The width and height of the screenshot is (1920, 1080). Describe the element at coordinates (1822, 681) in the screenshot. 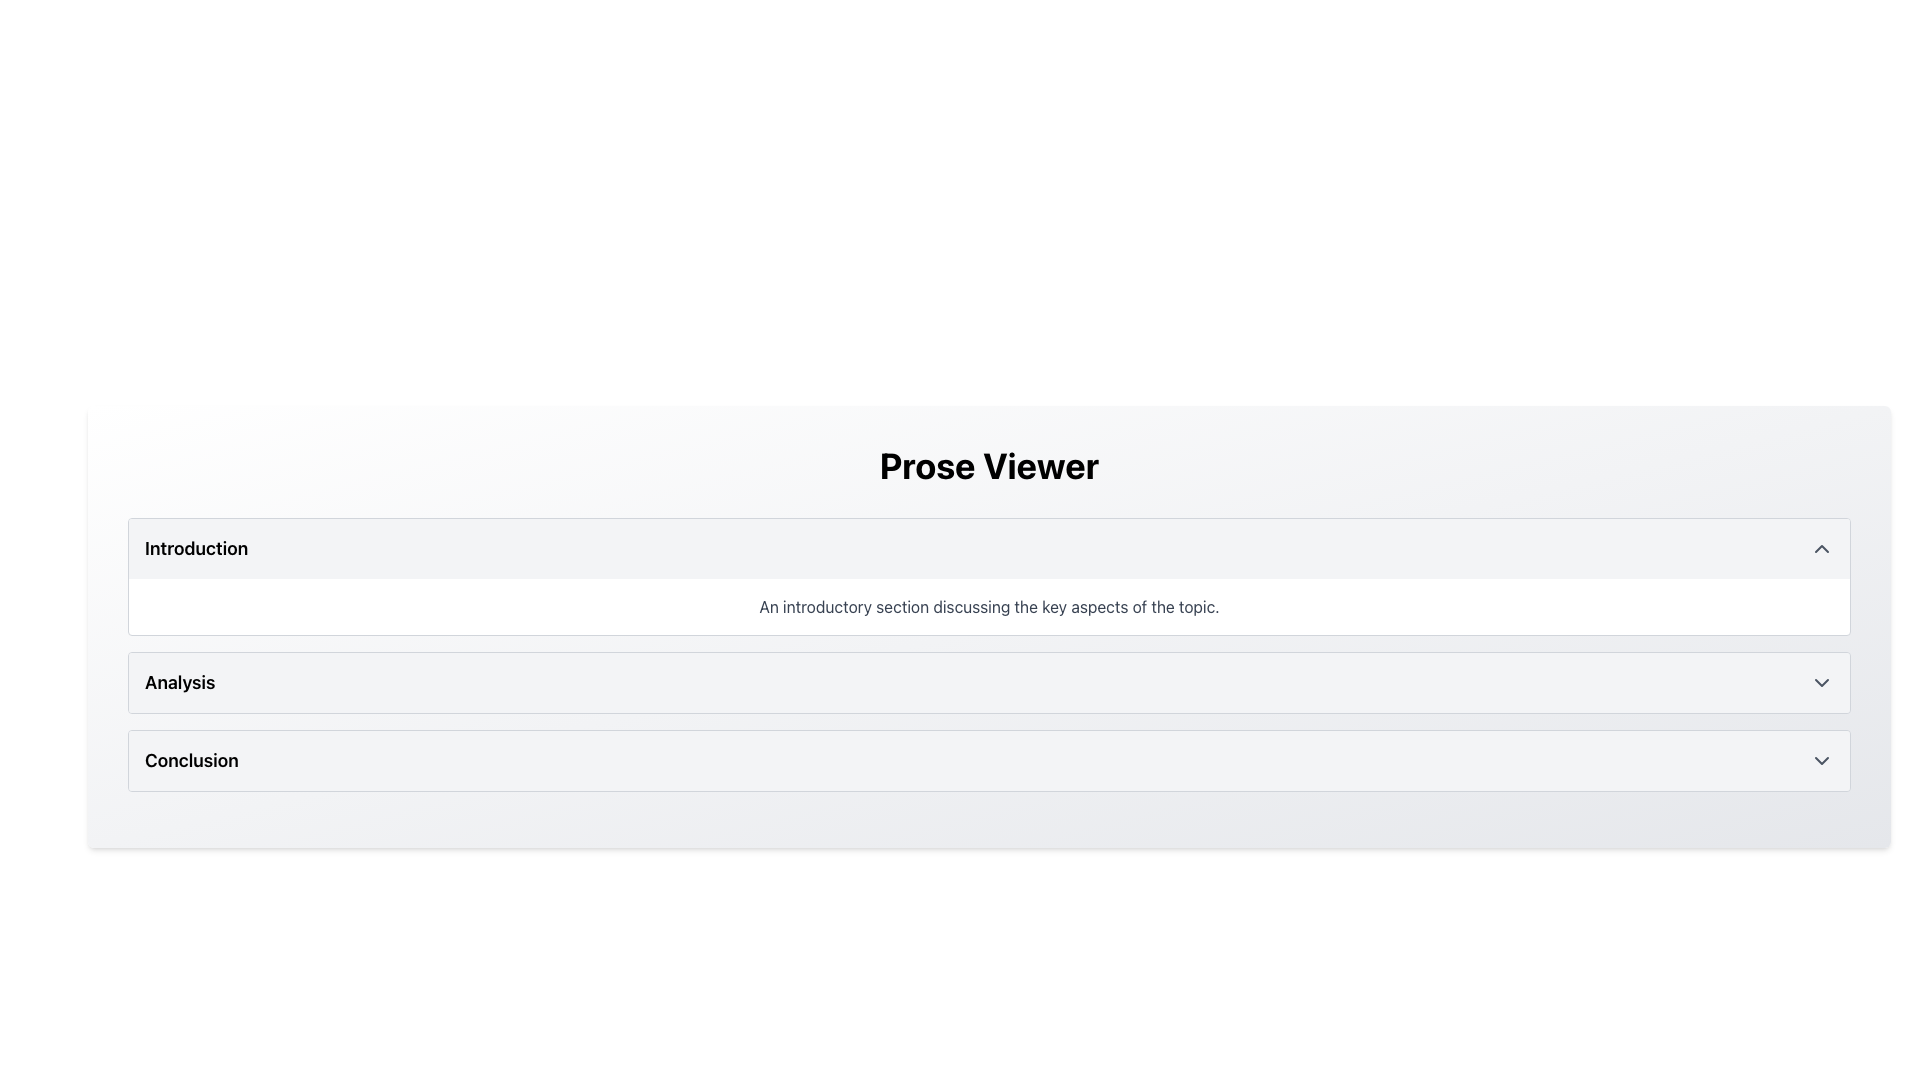

I see `the collapsible toggle icon for the 'Analysis' section located at the rightmost side of the header` at that location.